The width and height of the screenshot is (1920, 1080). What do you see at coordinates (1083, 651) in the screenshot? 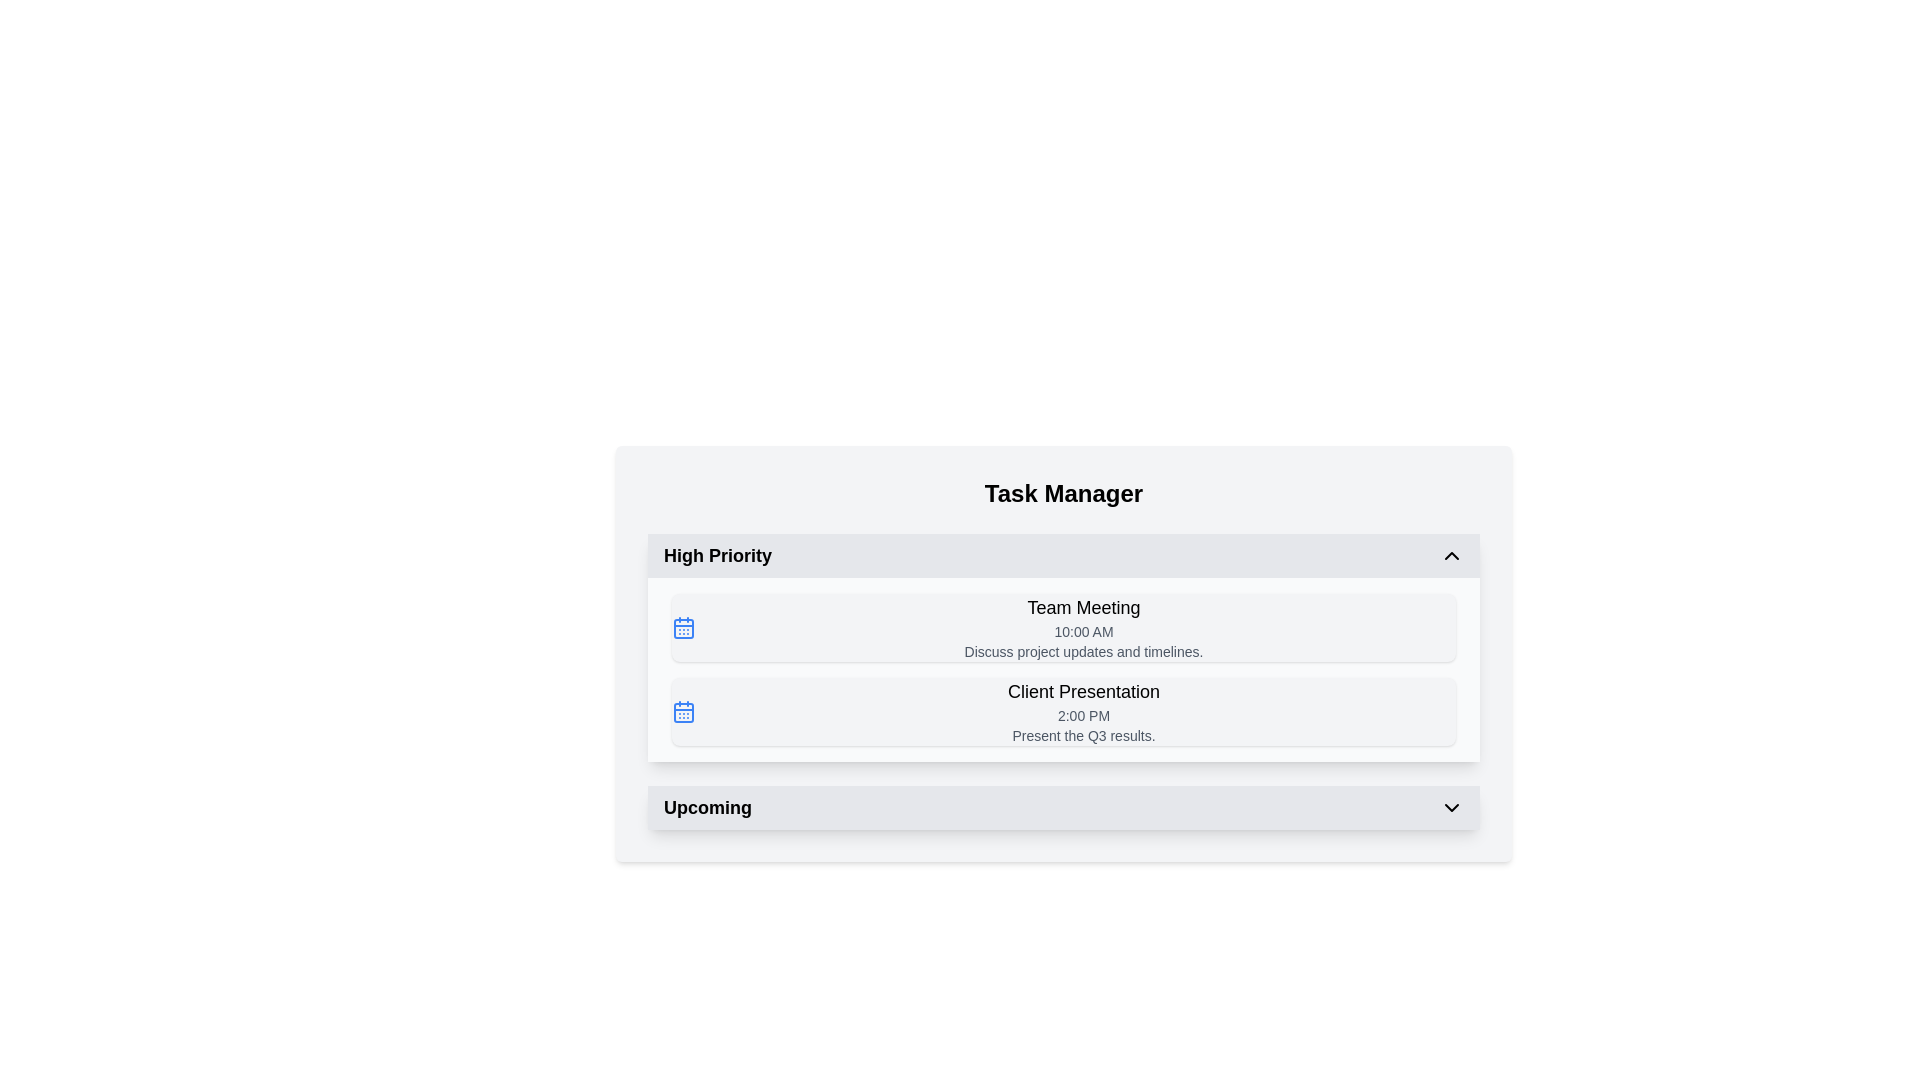
I see `the Text Label displaying 'Discuss project updates and timelines.' which is styled in a smaller font size with a light gray color, located in the High Priority section of the calendar-like task management interface` at bounding box center [1083, 651].